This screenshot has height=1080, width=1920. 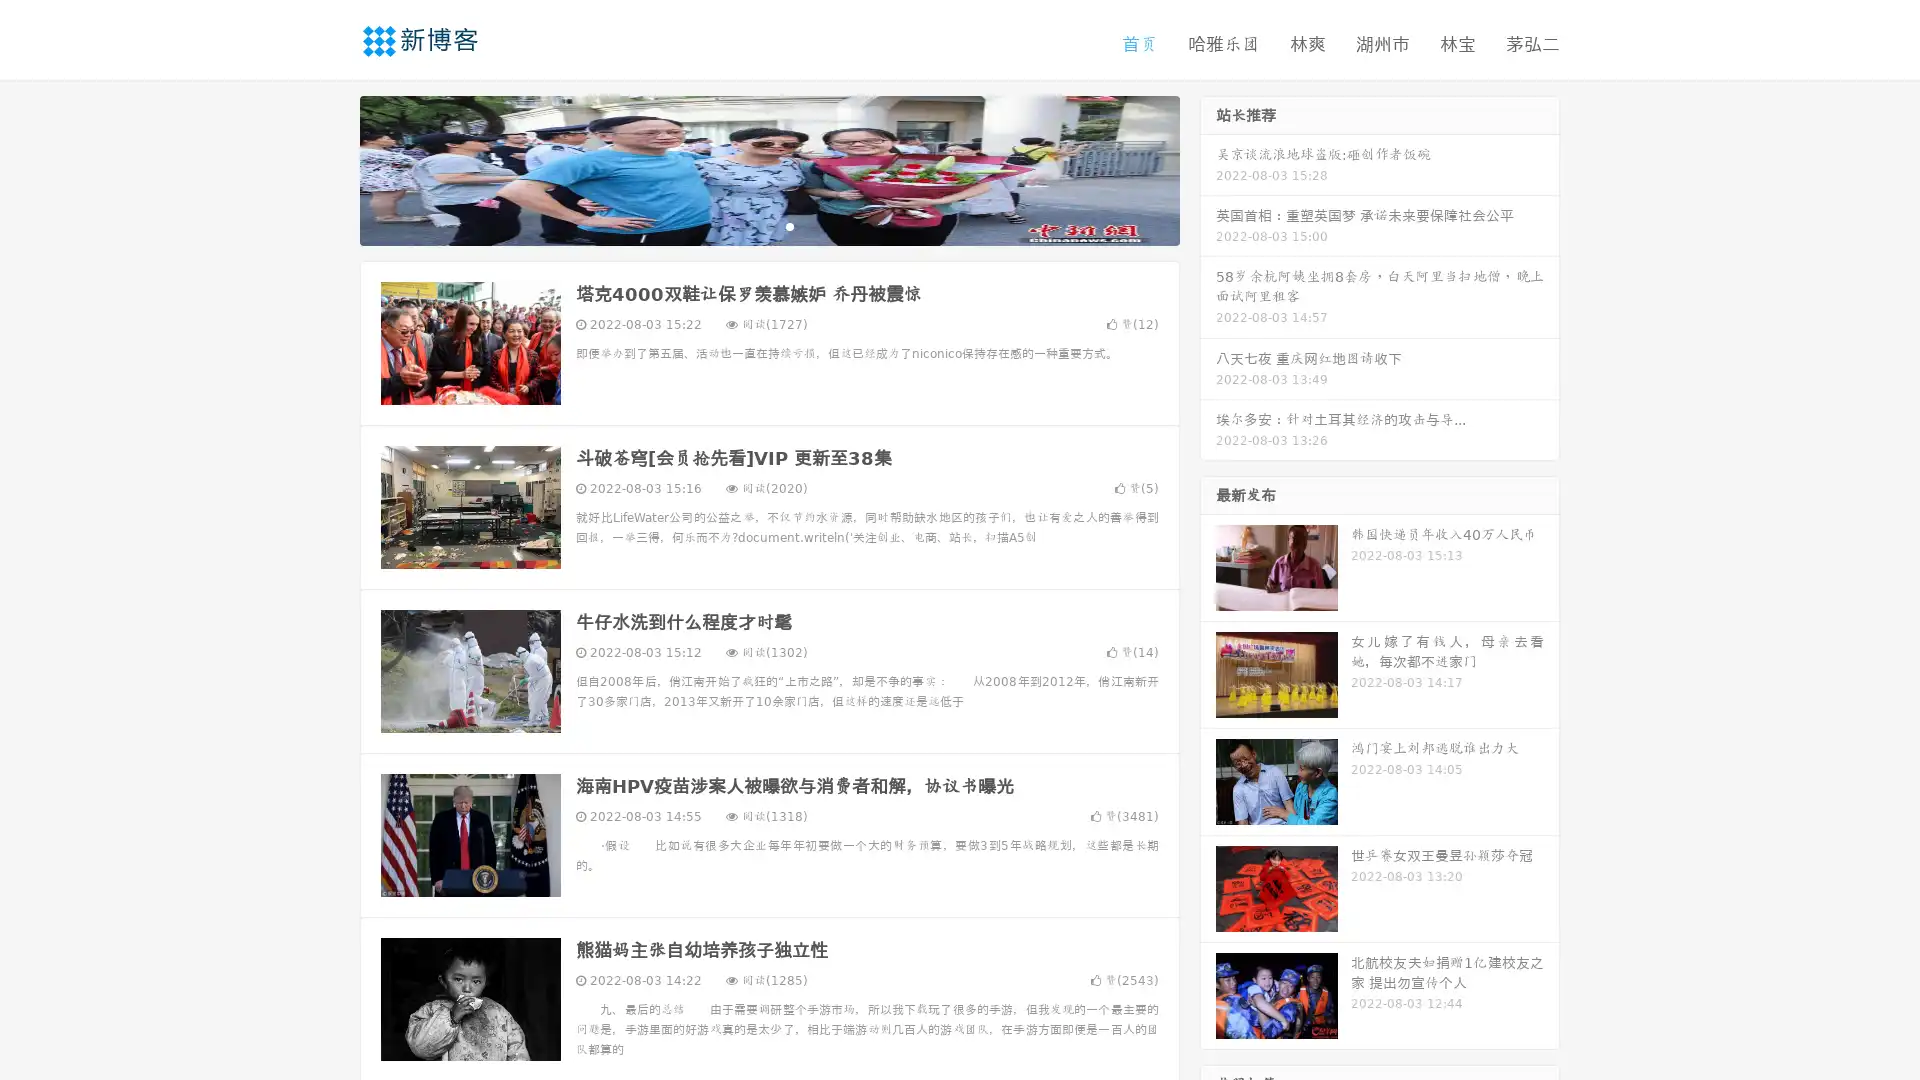 What do you see at coordinates (330, 168) in the screenshot?
I see `Previous slide` at bounding box center [330, 168].